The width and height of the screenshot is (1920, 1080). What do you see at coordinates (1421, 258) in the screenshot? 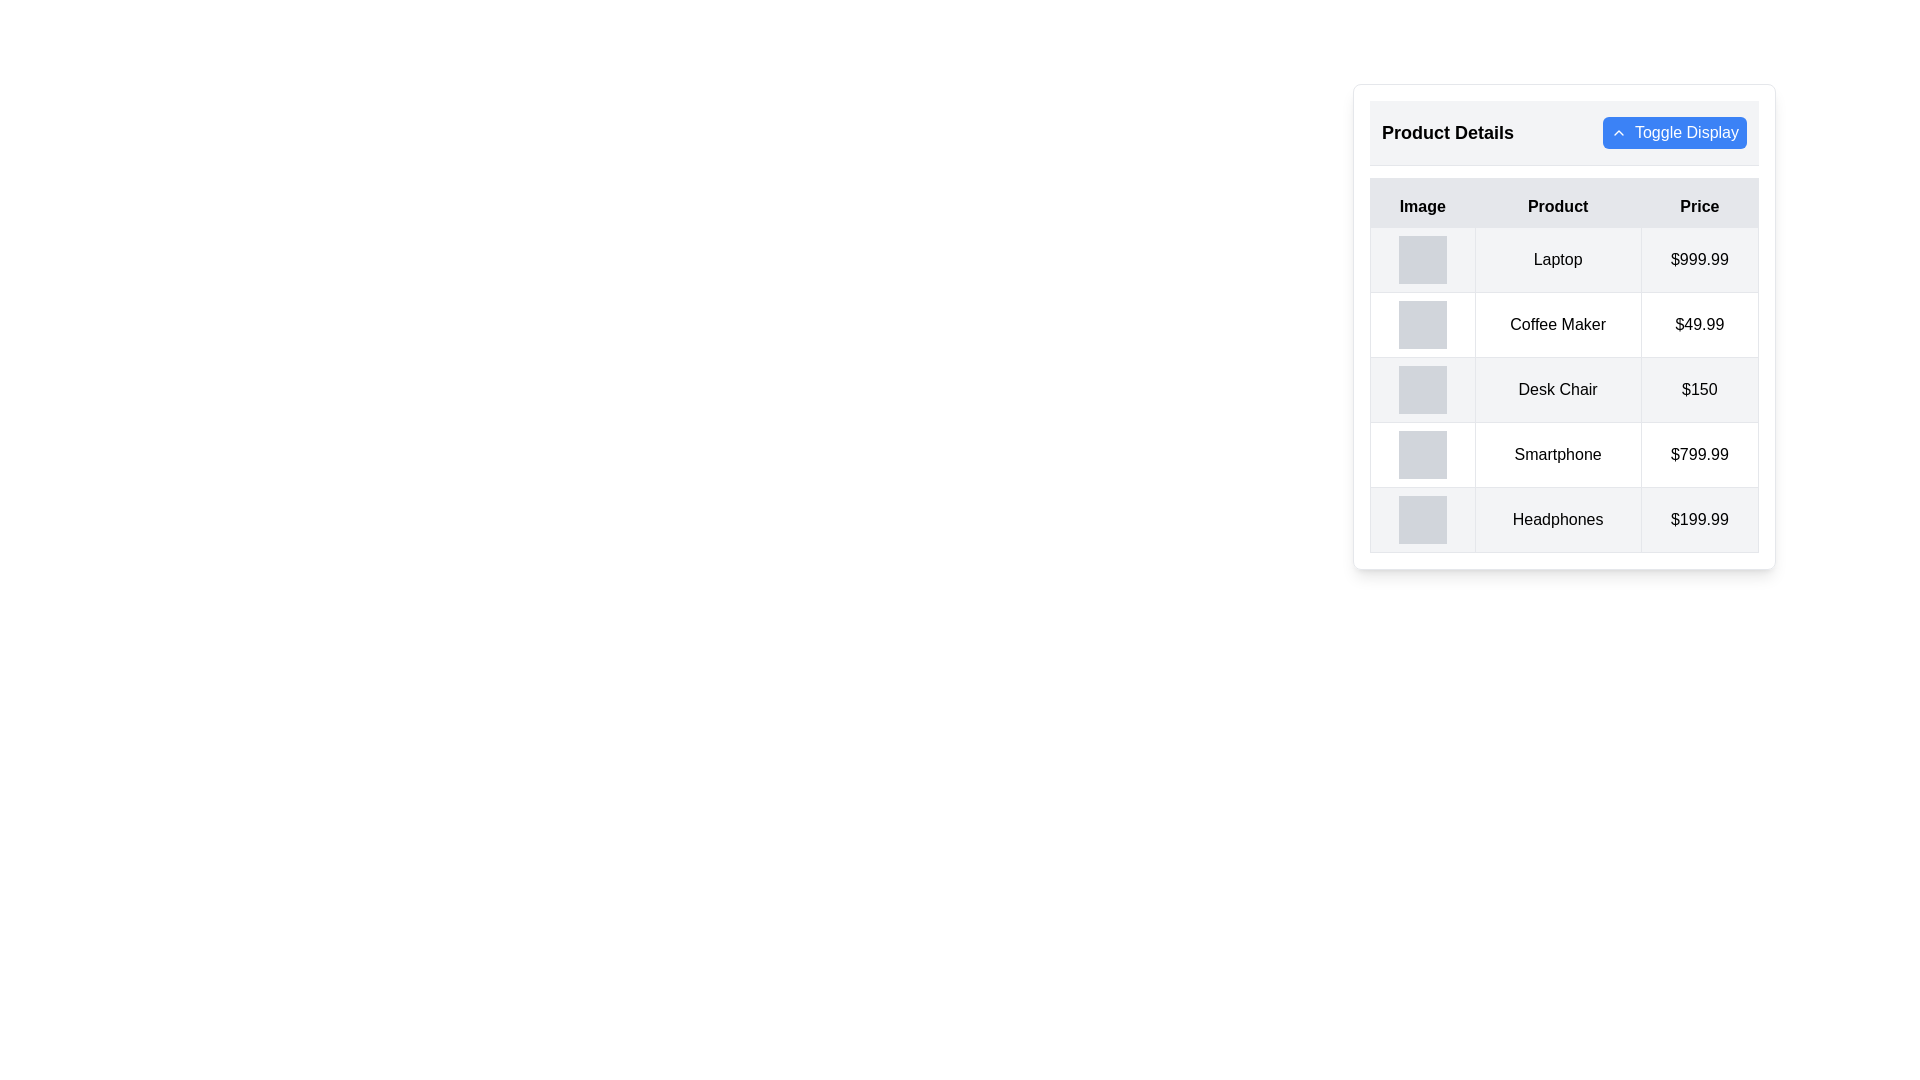
I see `the light gray square-shaped image placeholder located in the 'Image' column of the 'Product Details' panel` at bounding box center [1421, 258].